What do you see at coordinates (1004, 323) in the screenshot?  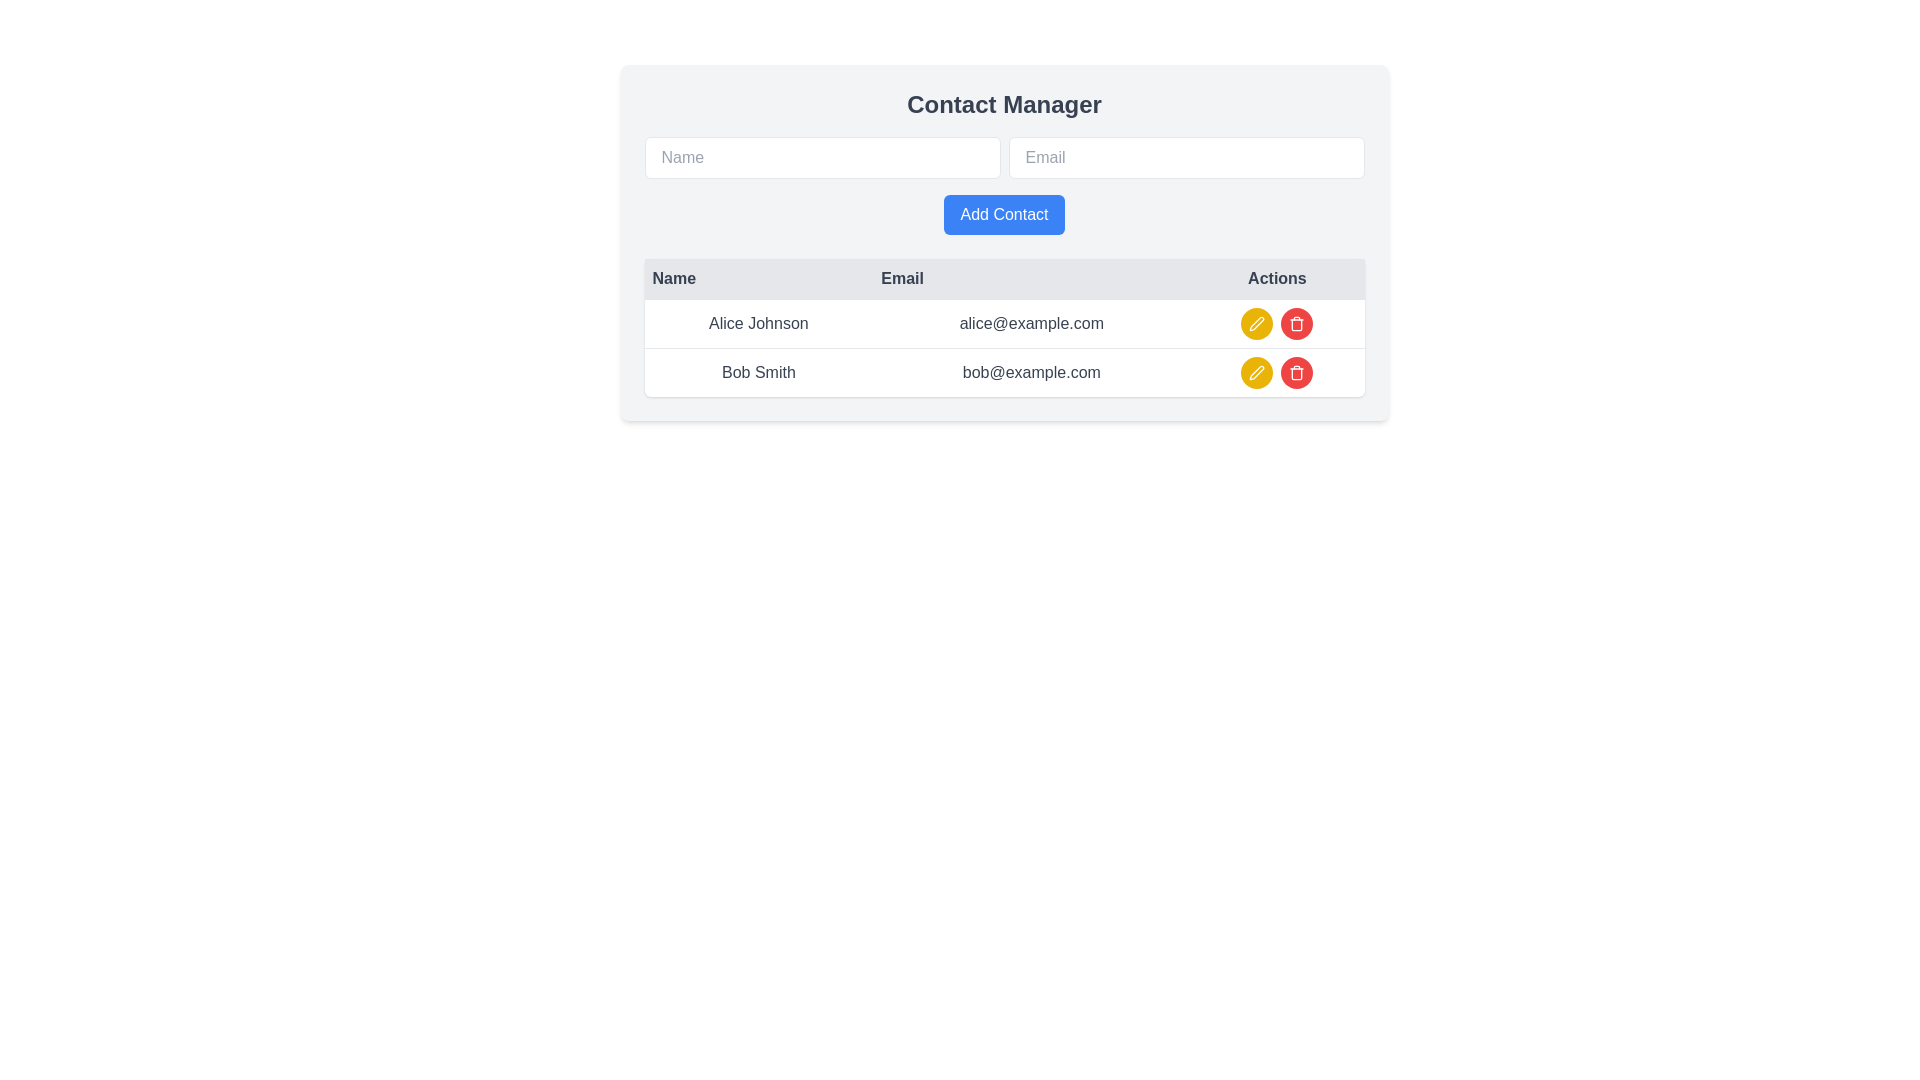 I see `the first row of the data table displaying user contact information for 'Alice Johnson' and 'alice@example.com'` at bounding box center [1004, 323].